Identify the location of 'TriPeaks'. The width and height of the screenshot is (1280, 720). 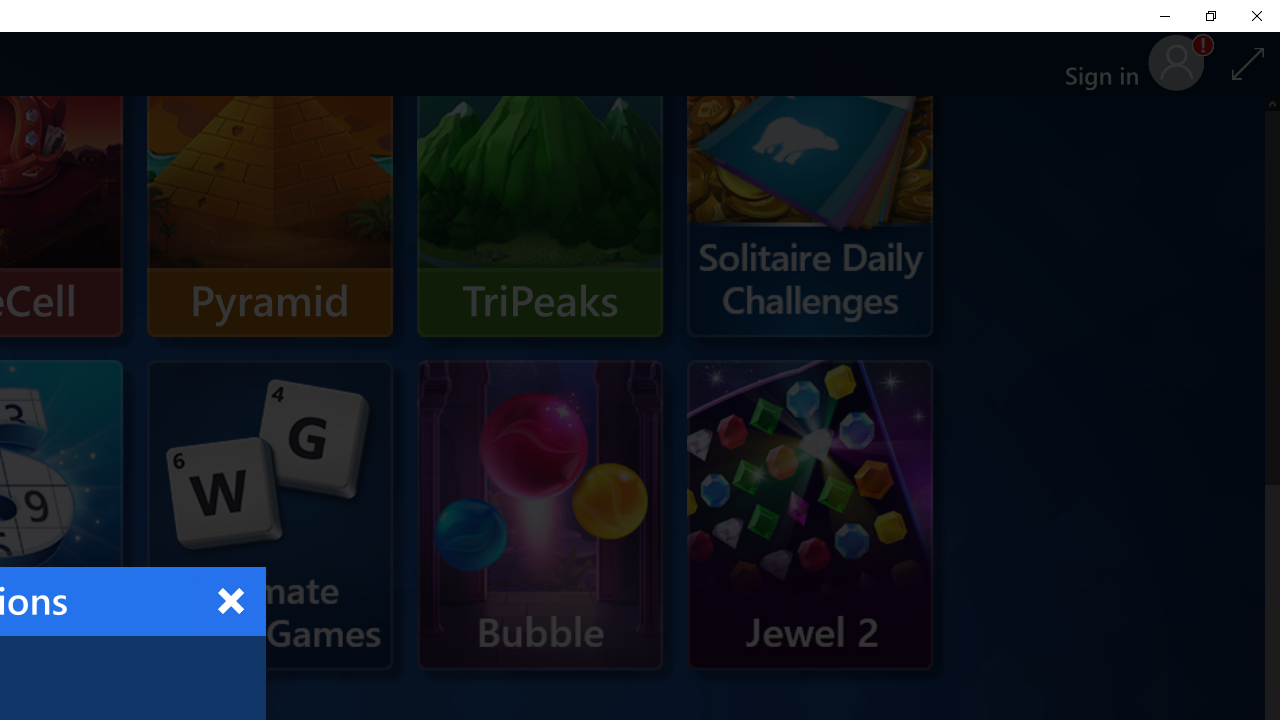
(540, 182).